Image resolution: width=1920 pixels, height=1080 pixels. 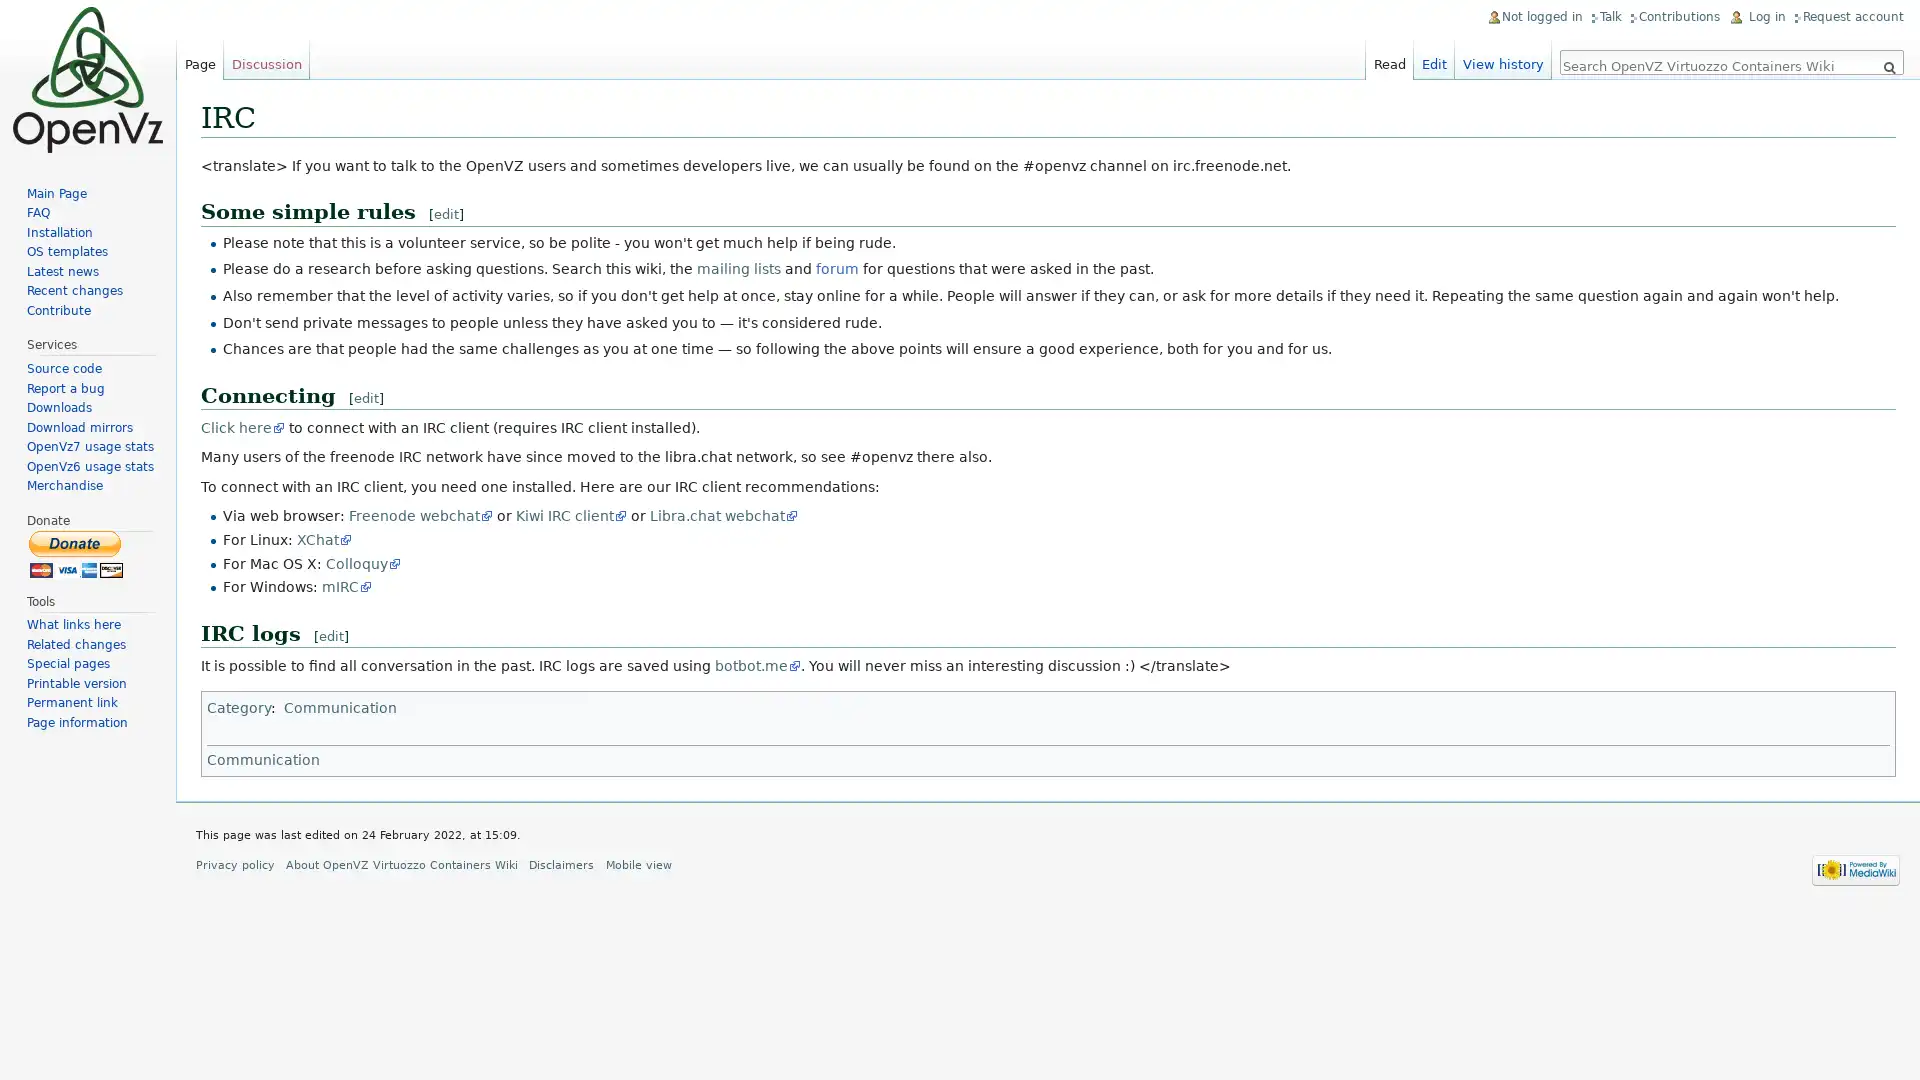 What do you see at coordinates (76, 553) in the screenshot?
I see `PayPal - The safer, easier way to pay online!` at bounding box center [76, 553].